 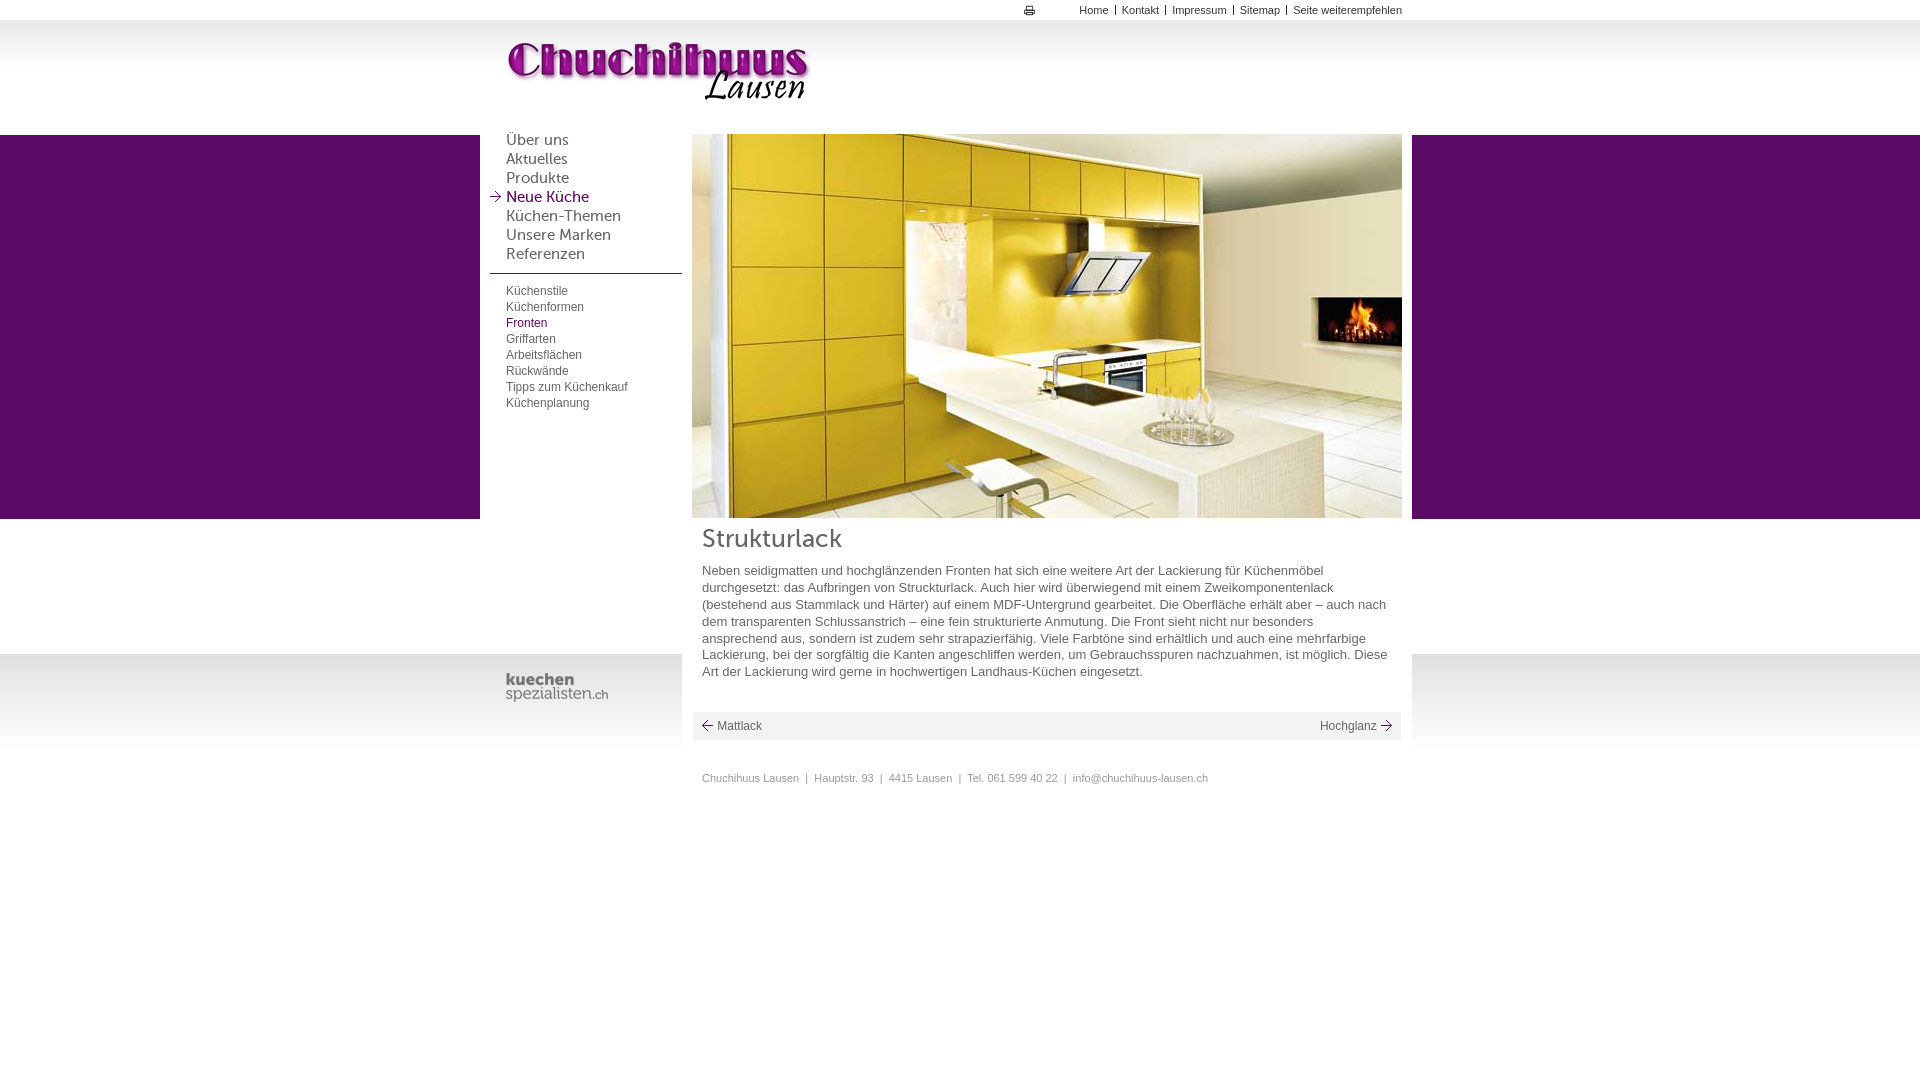 What do you see at coordinates (558, 235) in the screenshot?
I see `'Unsere Marken'` at bounding box center [558, 235].